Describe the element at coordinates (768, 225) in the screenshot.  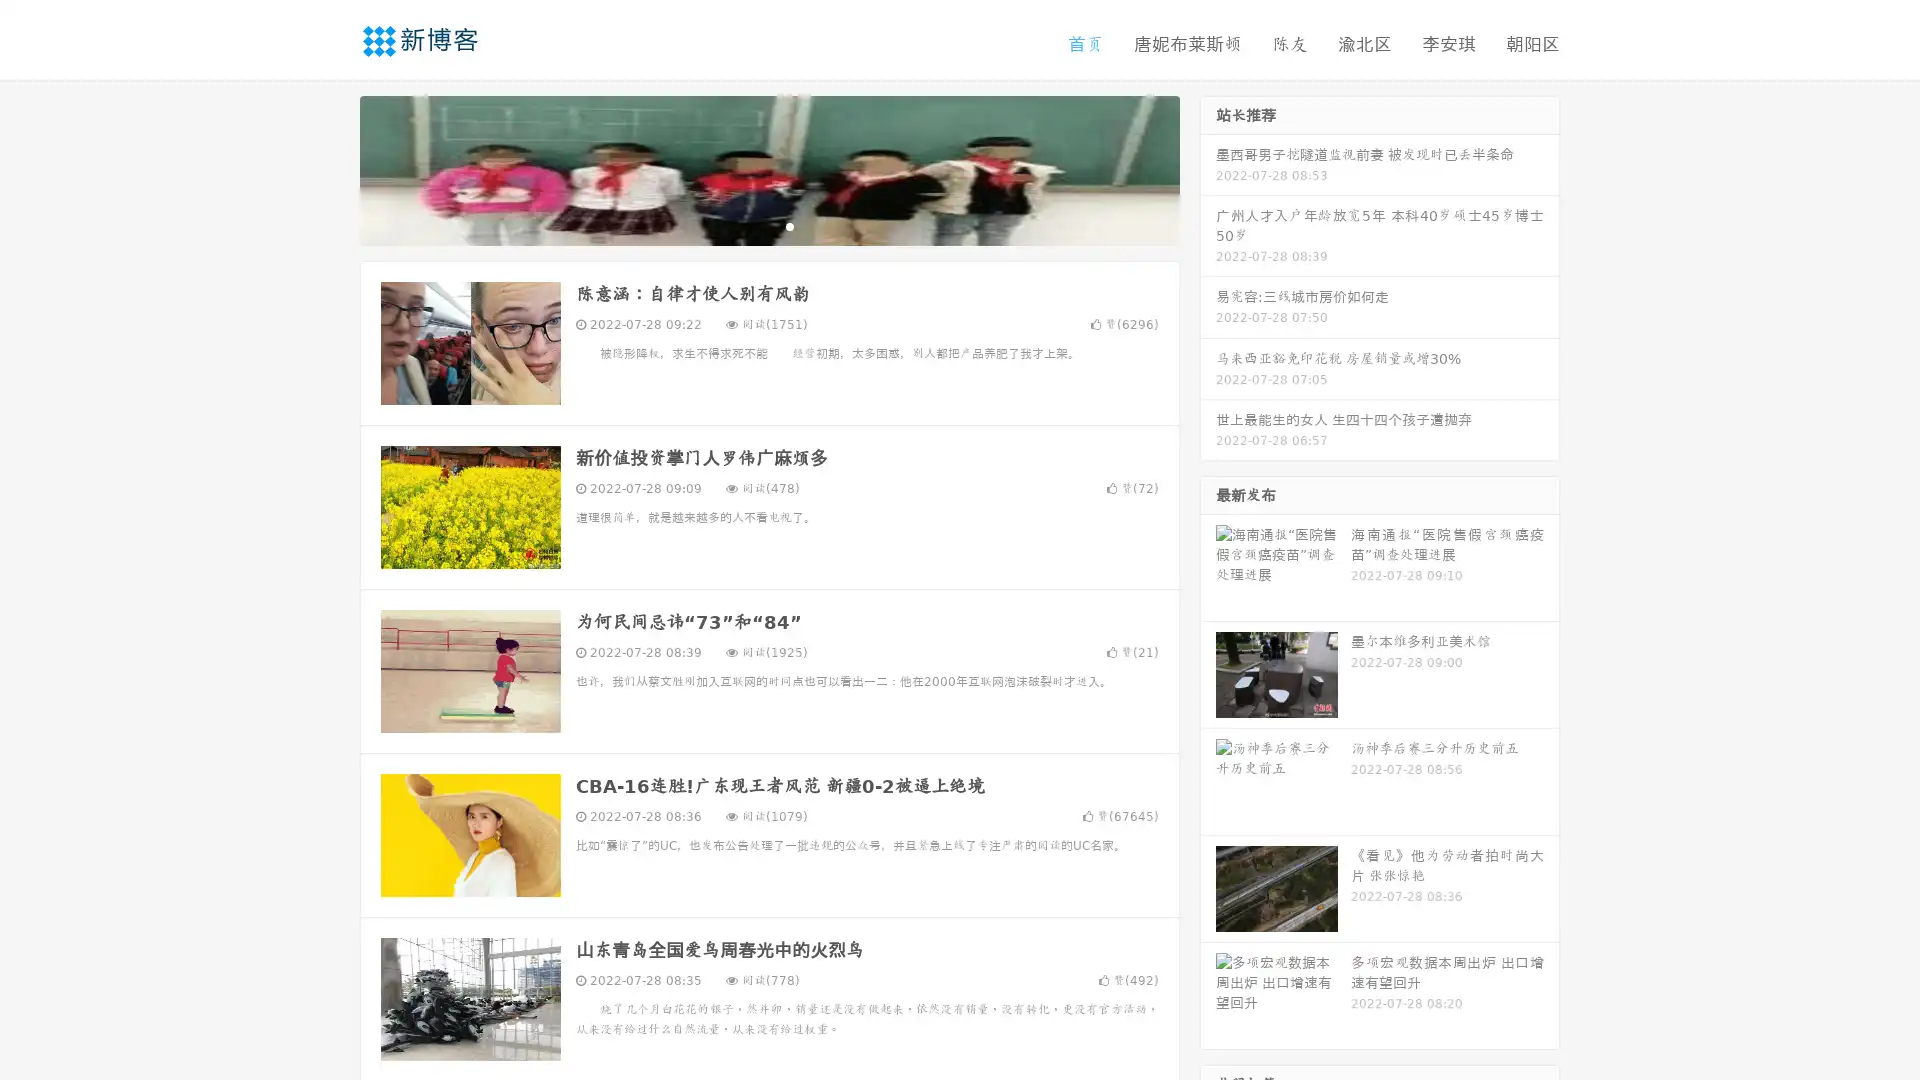
I see `Go to slide 2` at that location.